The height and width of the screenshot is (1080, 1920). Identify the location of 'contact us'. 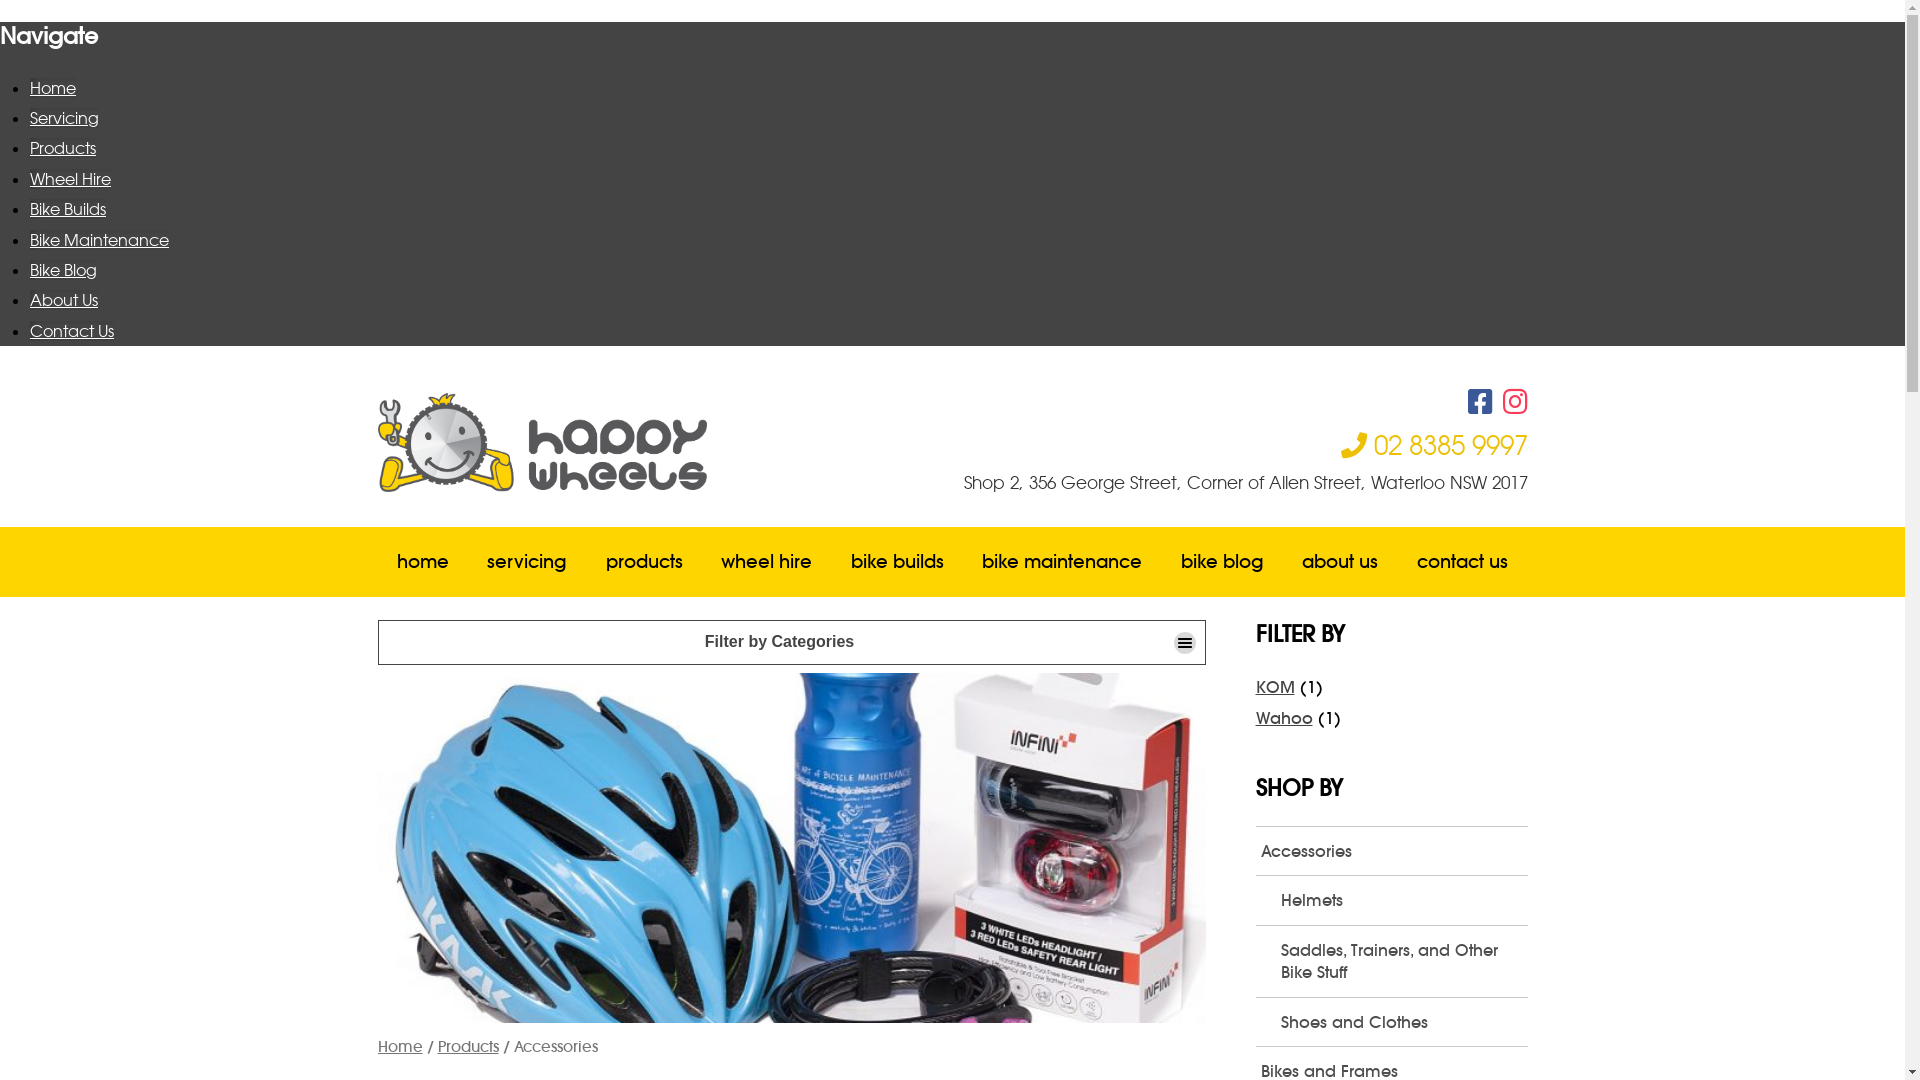
(1396, 562).